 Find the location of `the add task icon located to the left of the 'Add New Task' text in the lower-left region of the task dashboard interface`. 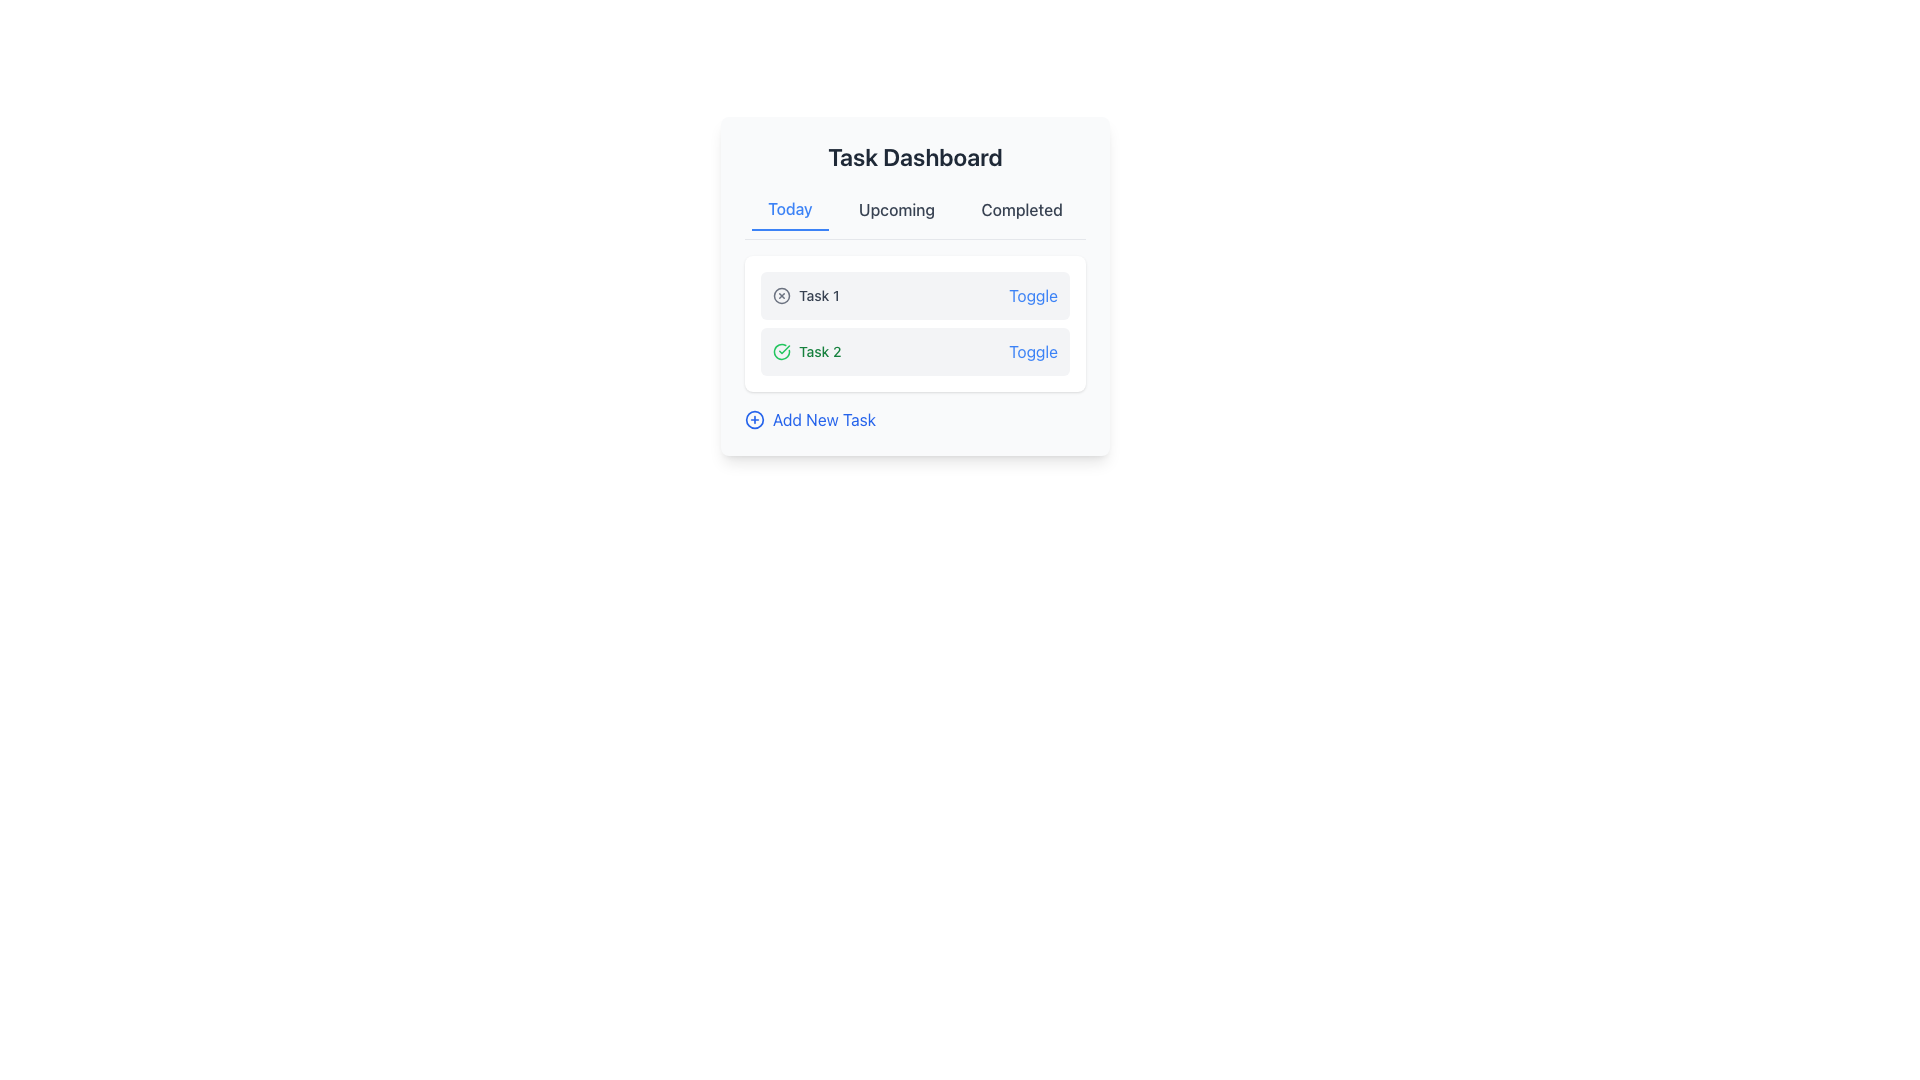

the add task icon located to the left of the 'Add New Task' text in the lower-left region of the task dashboard interface is located at coordinates (753, 419).